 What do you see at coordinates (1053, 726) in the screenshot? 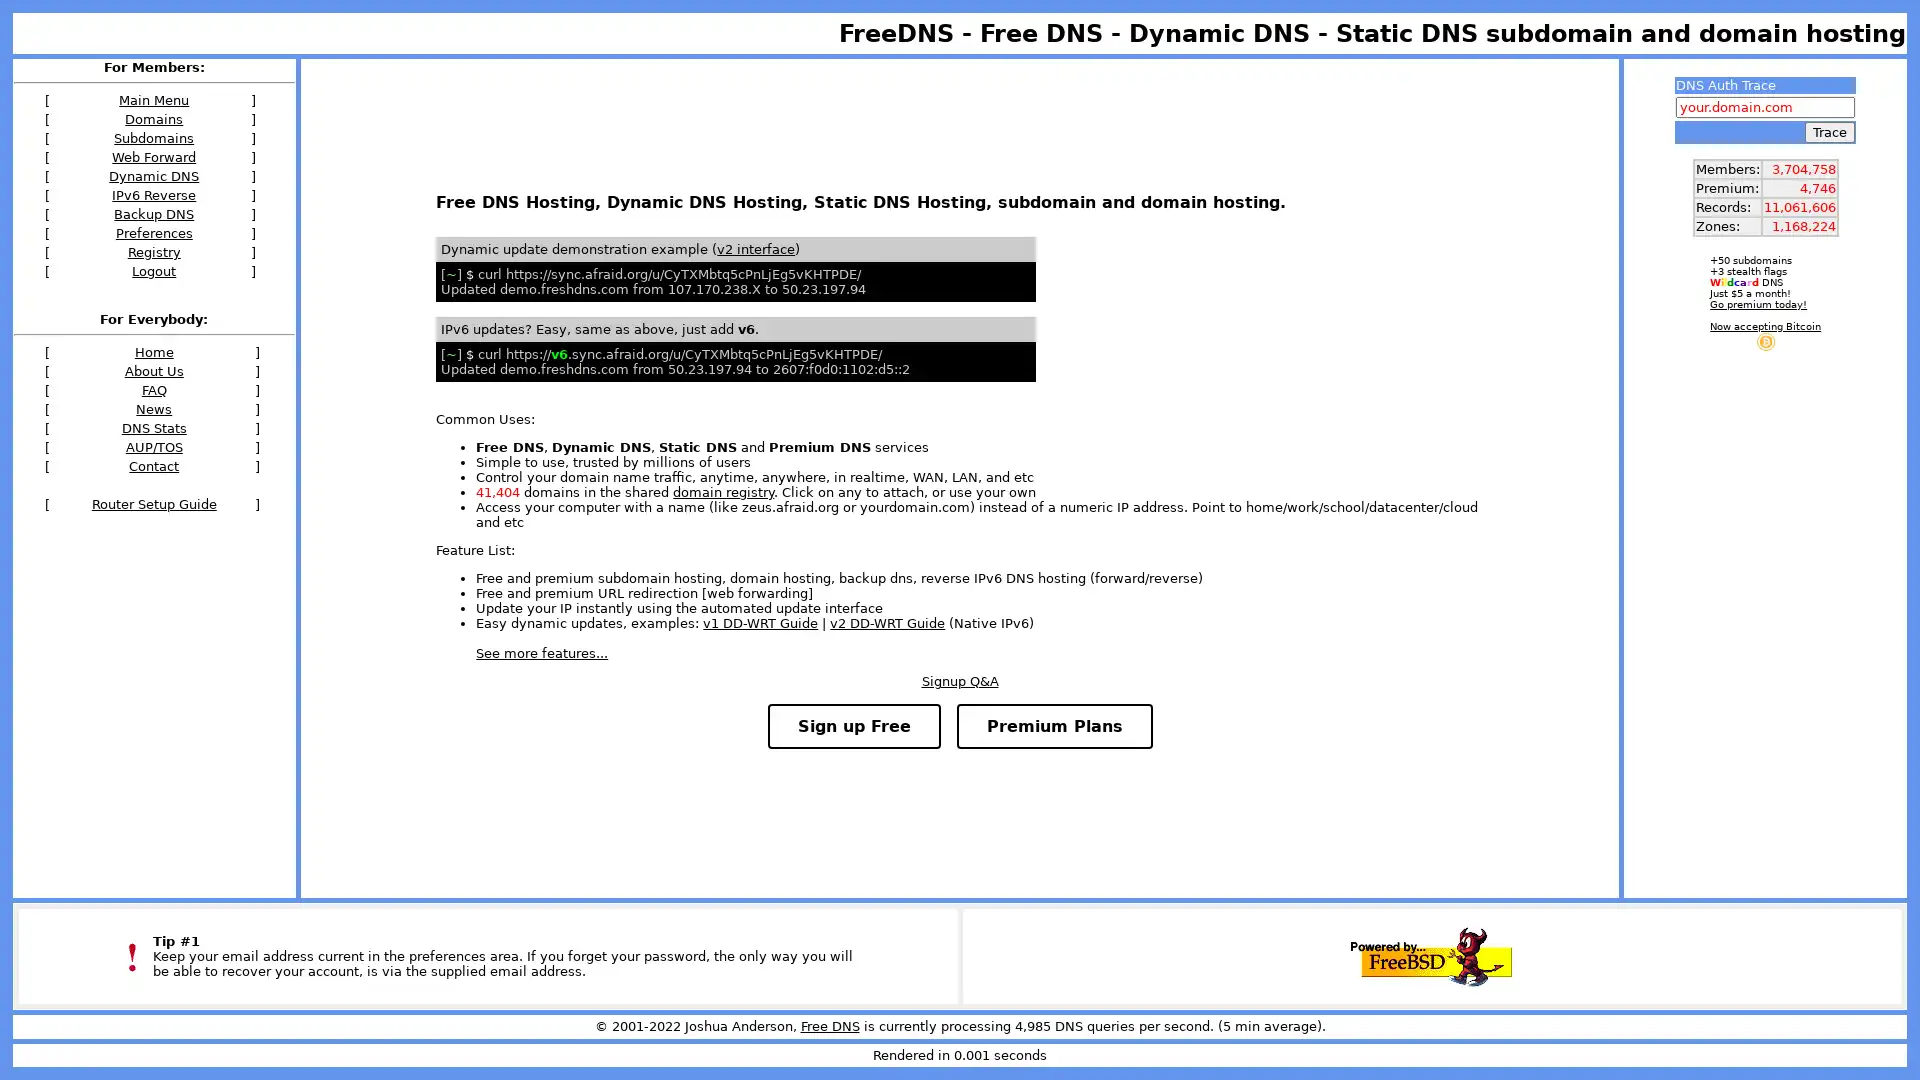
I see `Premium Plans` at bounding box center [1053, 726].